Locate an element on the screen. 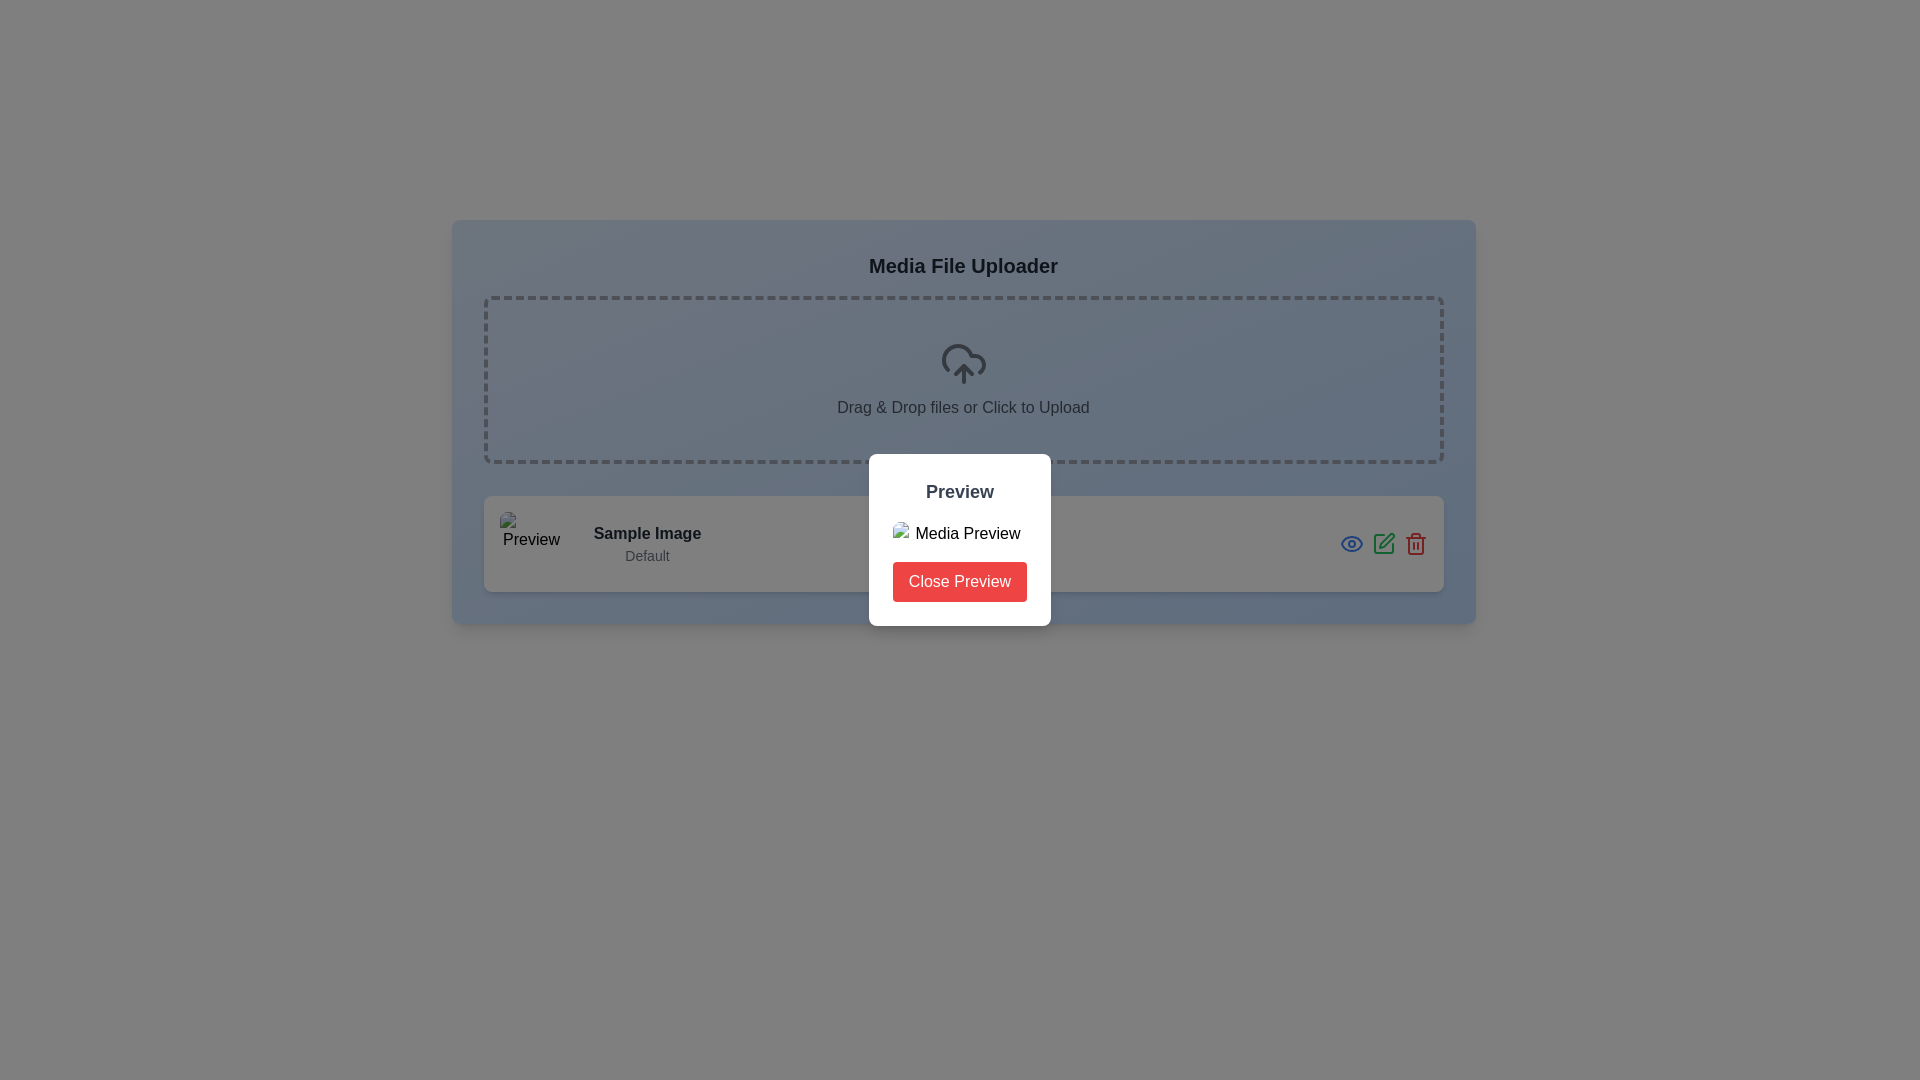 The width and height of the screenshot is (1920, 1080). the content of the image element located in the dialog box below the title 'Preview' and above the button 'Close Preview' is located at coordinates (960, 532).